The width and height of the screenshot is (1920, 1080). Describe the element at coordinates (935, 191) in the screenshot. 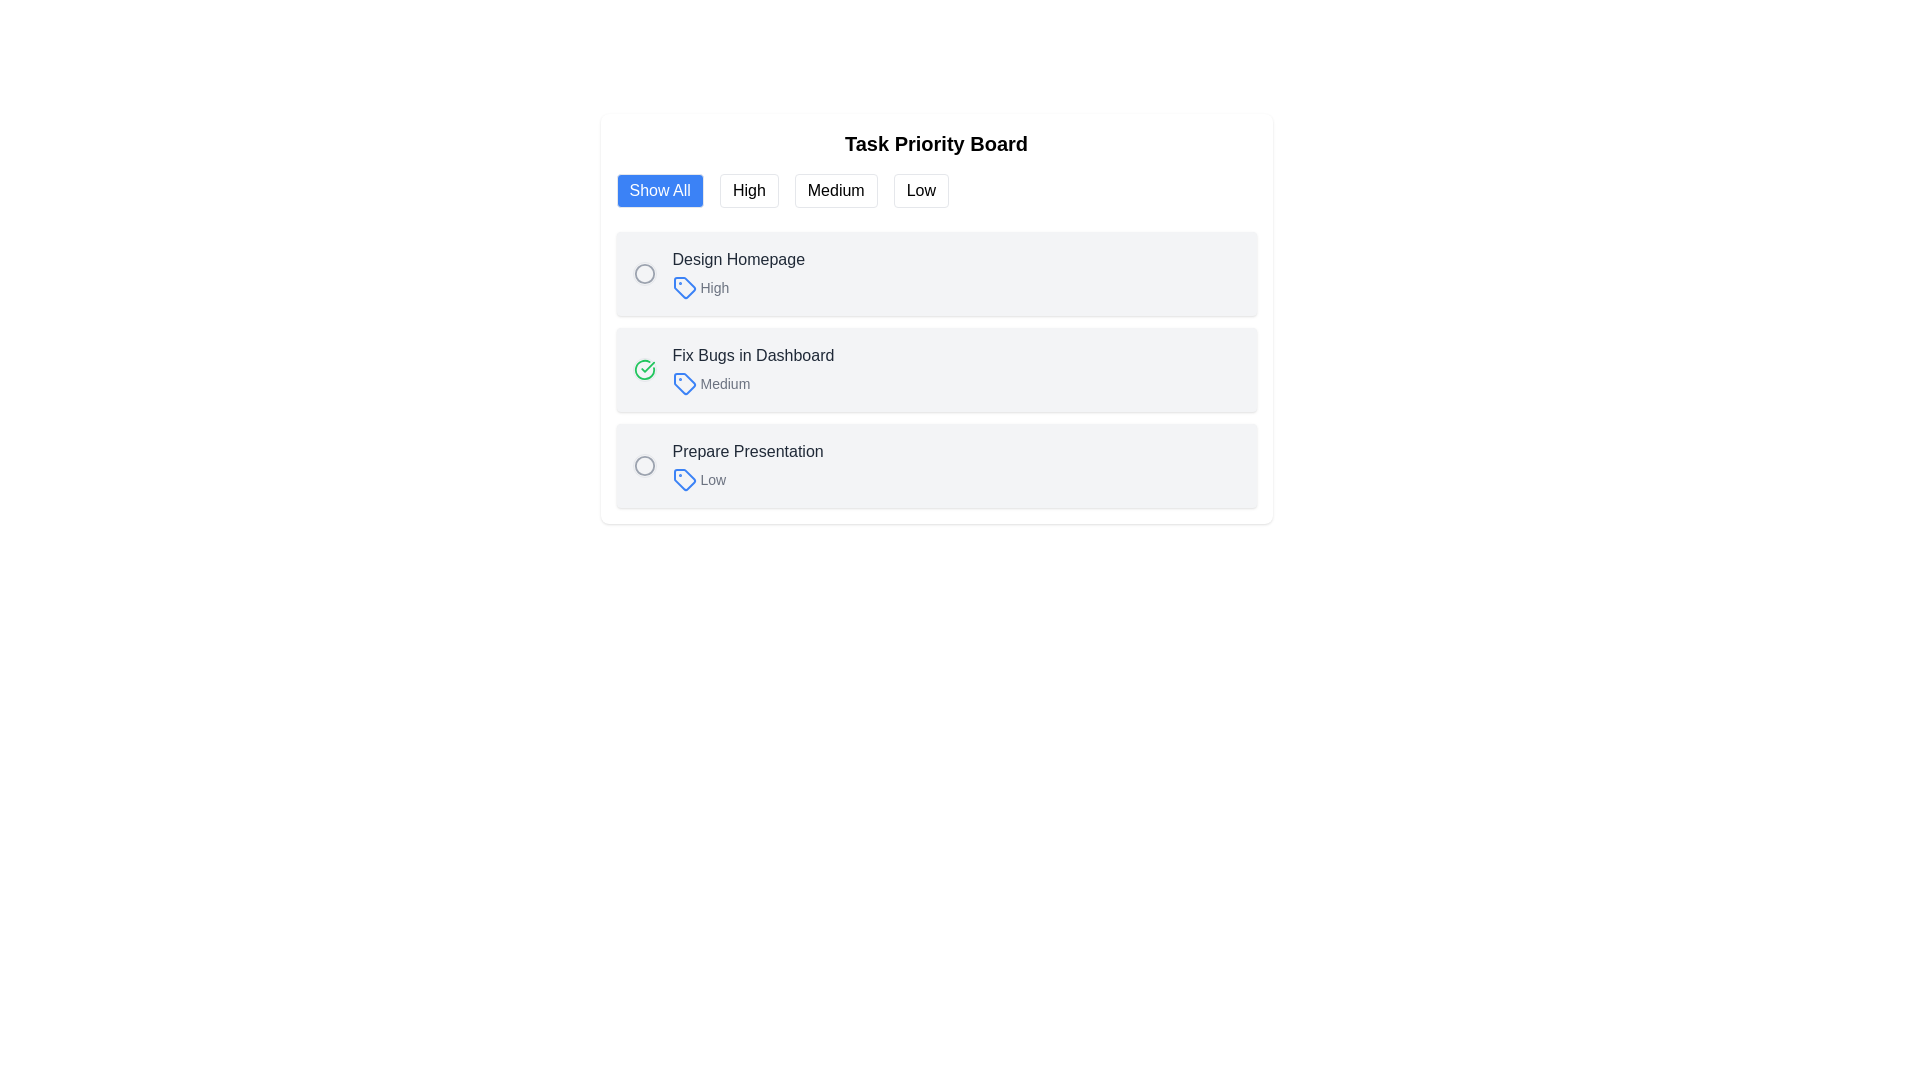

I see `the group of interactive buttons labeled 'Show All', 'High', 'Medium', and 'Low'` at that location.